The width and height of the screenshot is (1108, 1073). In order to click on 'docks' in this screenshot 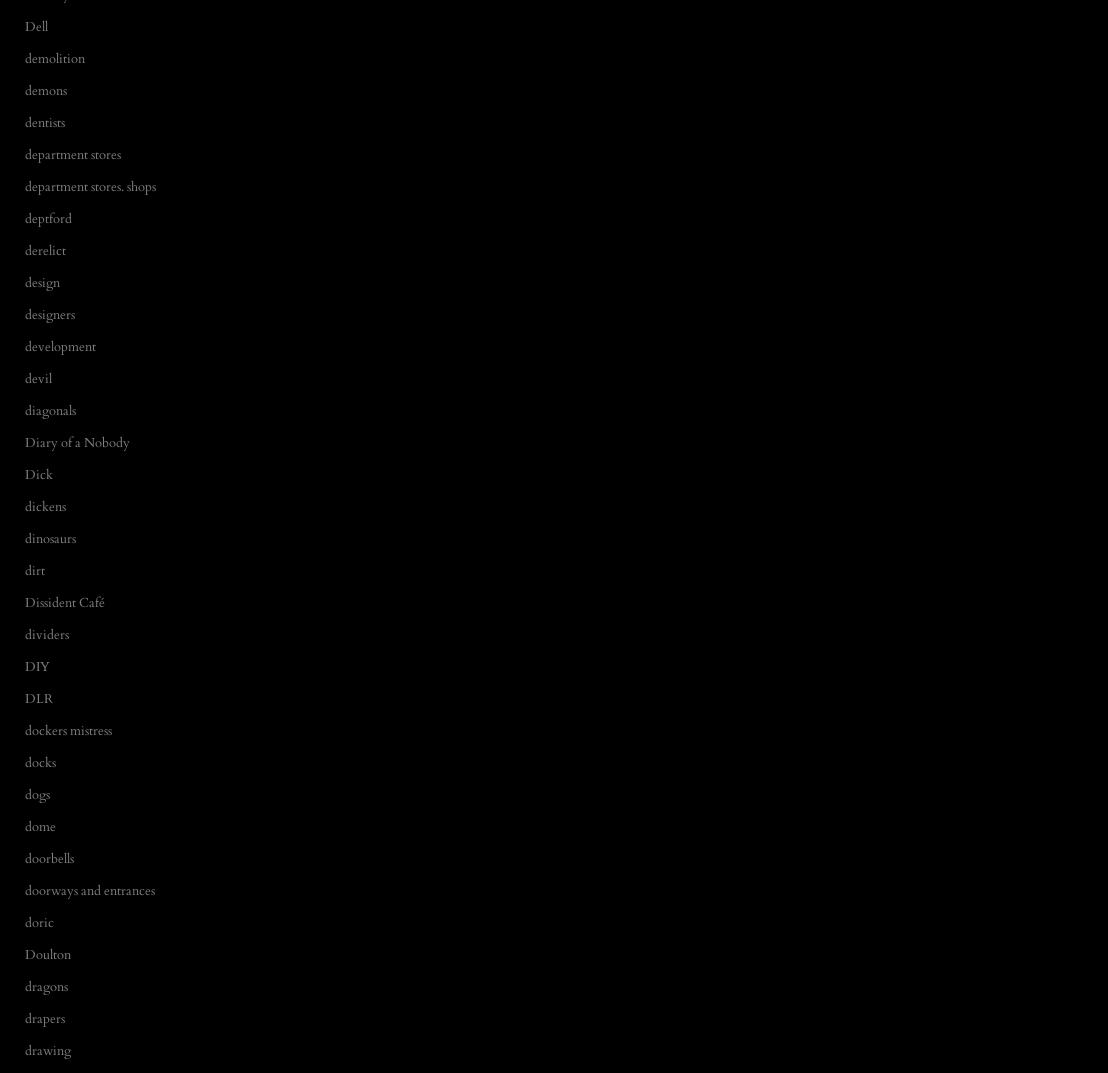, I will do `click(25, 761)`.